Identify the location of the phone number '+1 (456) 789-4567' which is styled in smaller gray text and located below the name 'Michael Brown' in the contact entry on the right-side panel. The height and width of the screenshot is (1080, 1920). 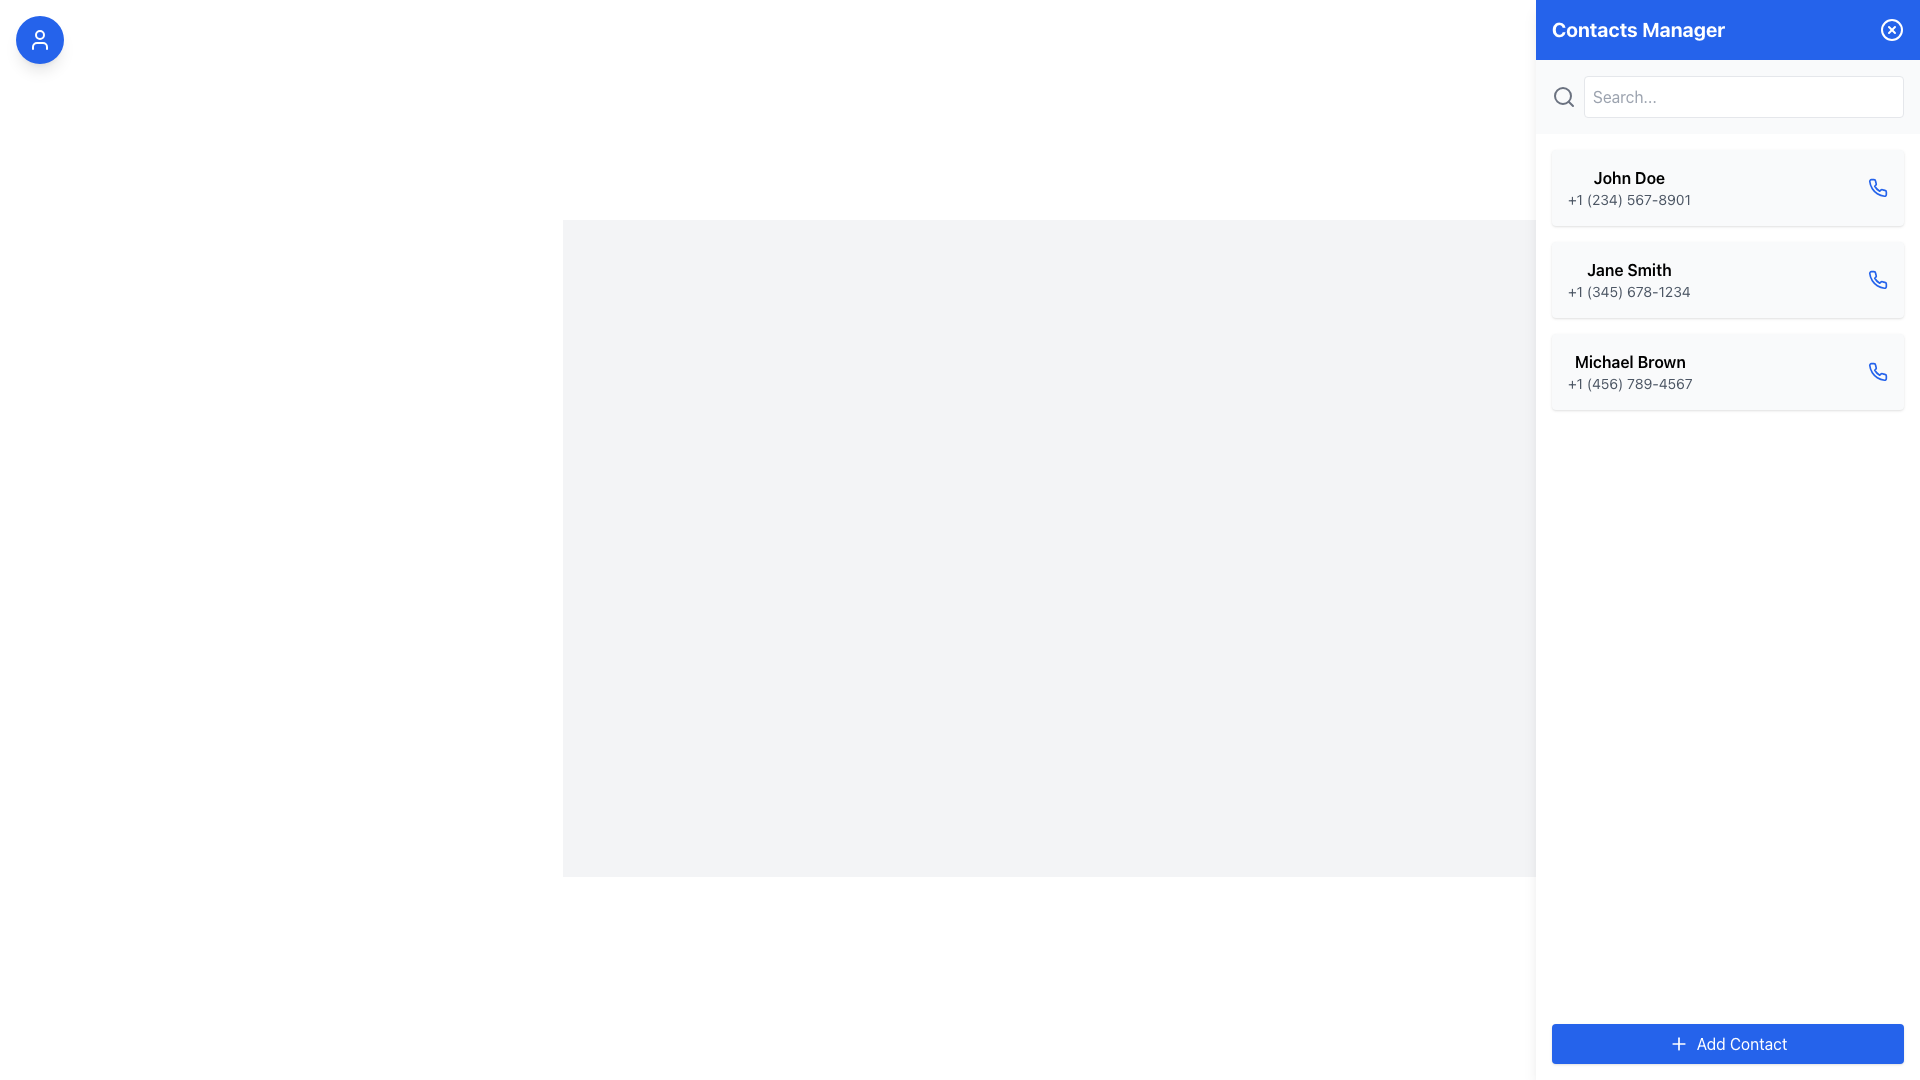
(1630, 384).